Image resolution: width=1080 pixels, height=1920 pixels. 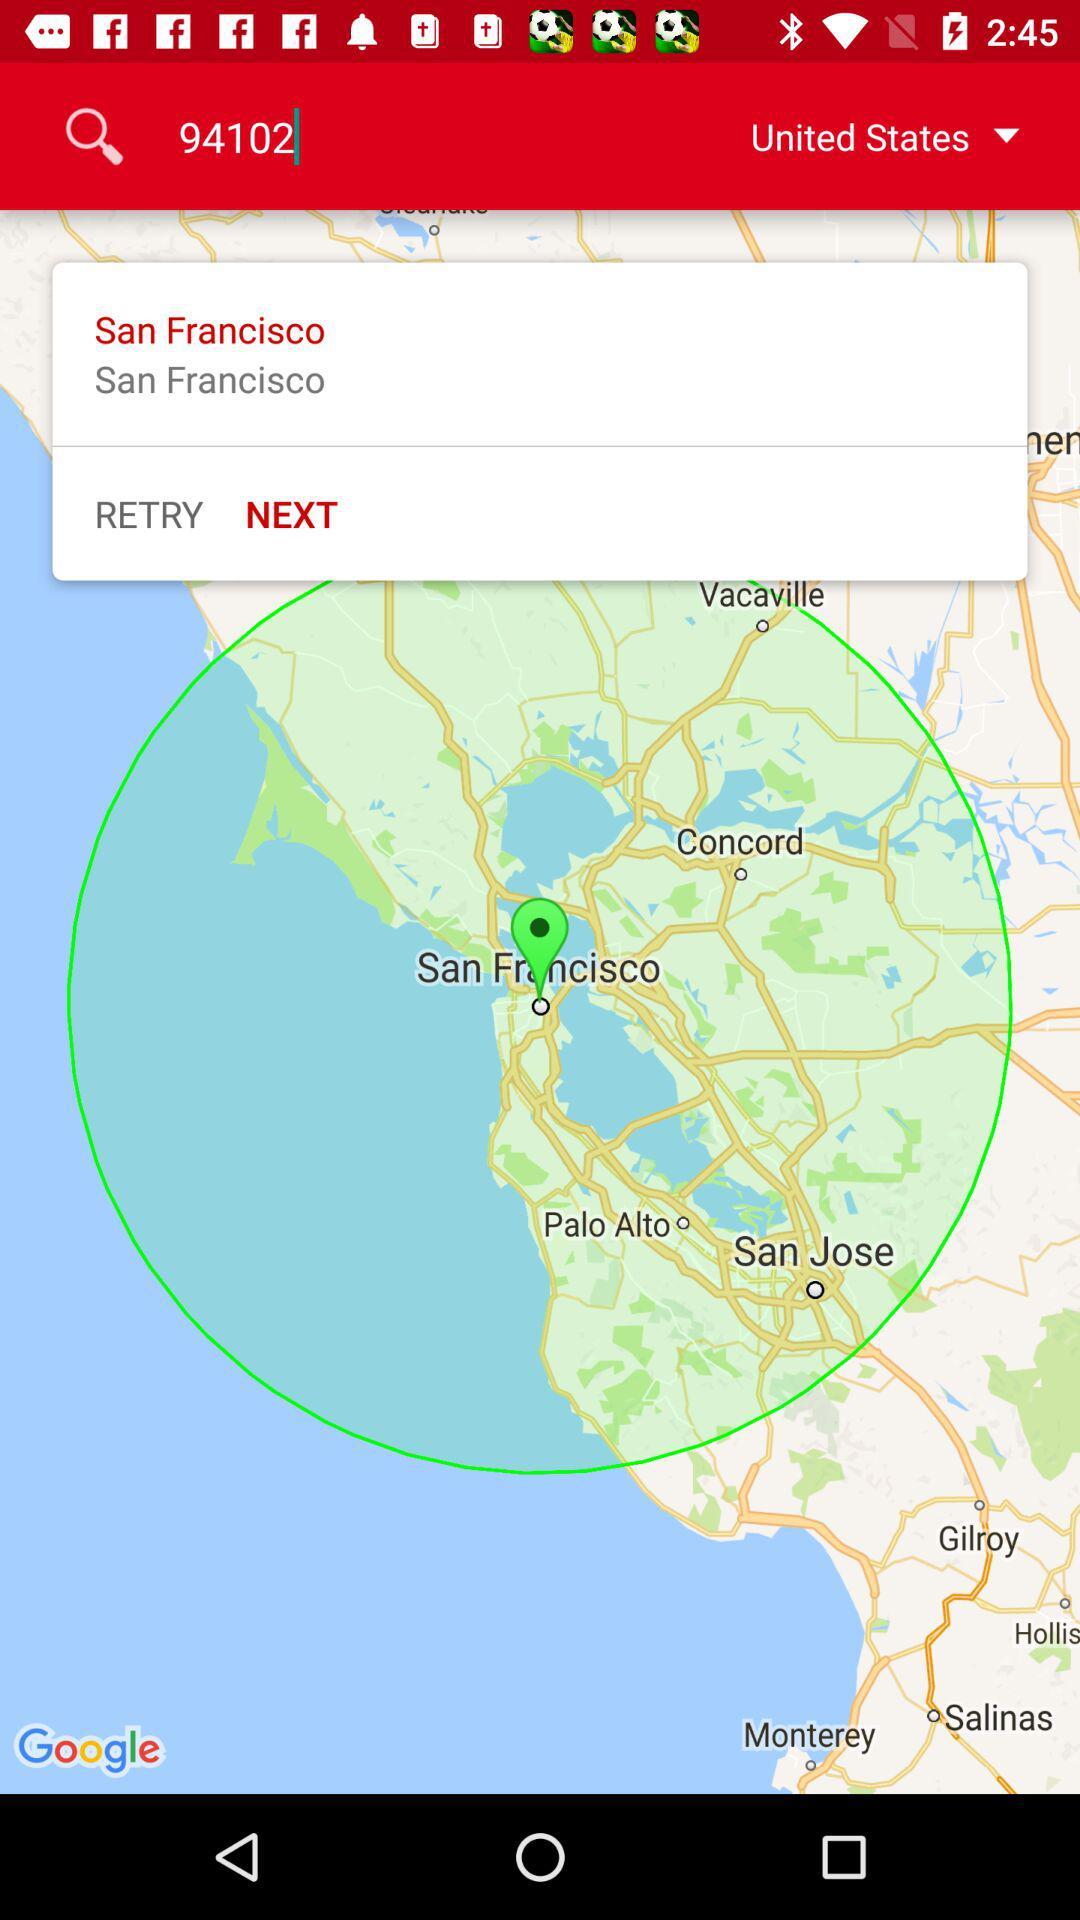 What do you see at coordinates (407, 135) in the screenshot?
I see `icon next to the united states` at bounding box center [407, 135].